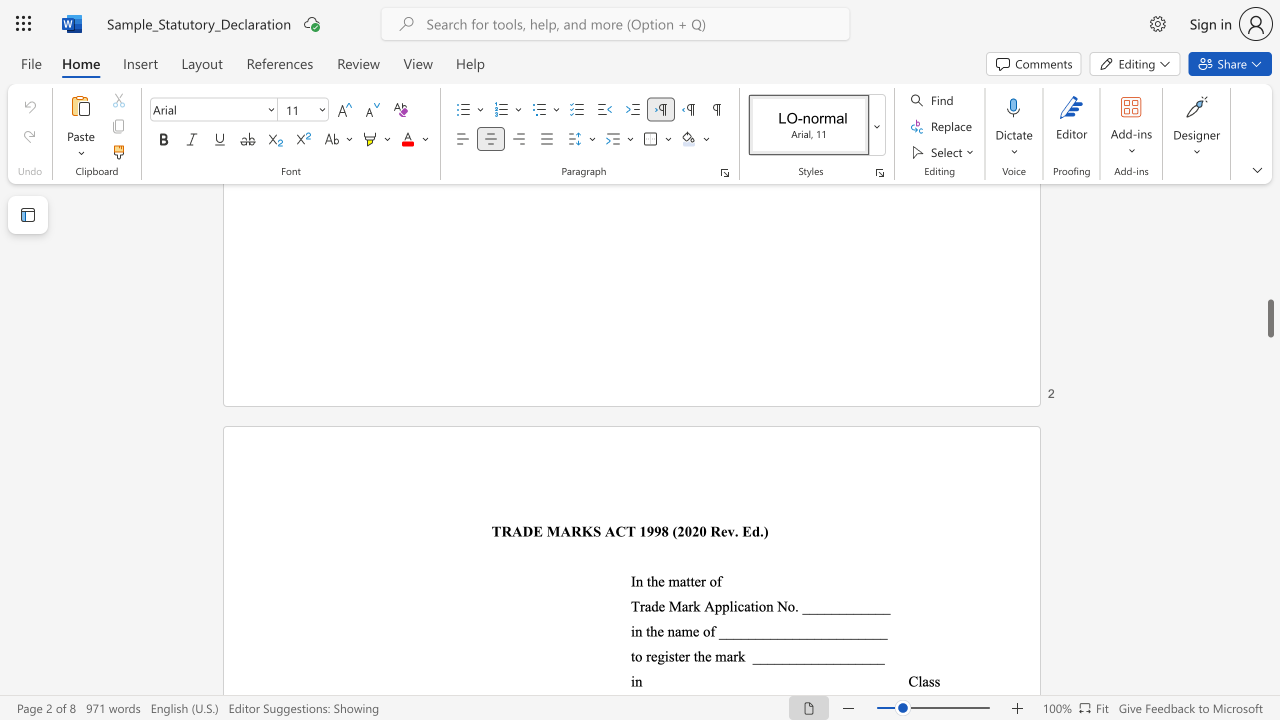  Describe the element at coordinates (1269, 210) in the screenshot. I see `the scrollbar on the right to move the page upward` at that location.